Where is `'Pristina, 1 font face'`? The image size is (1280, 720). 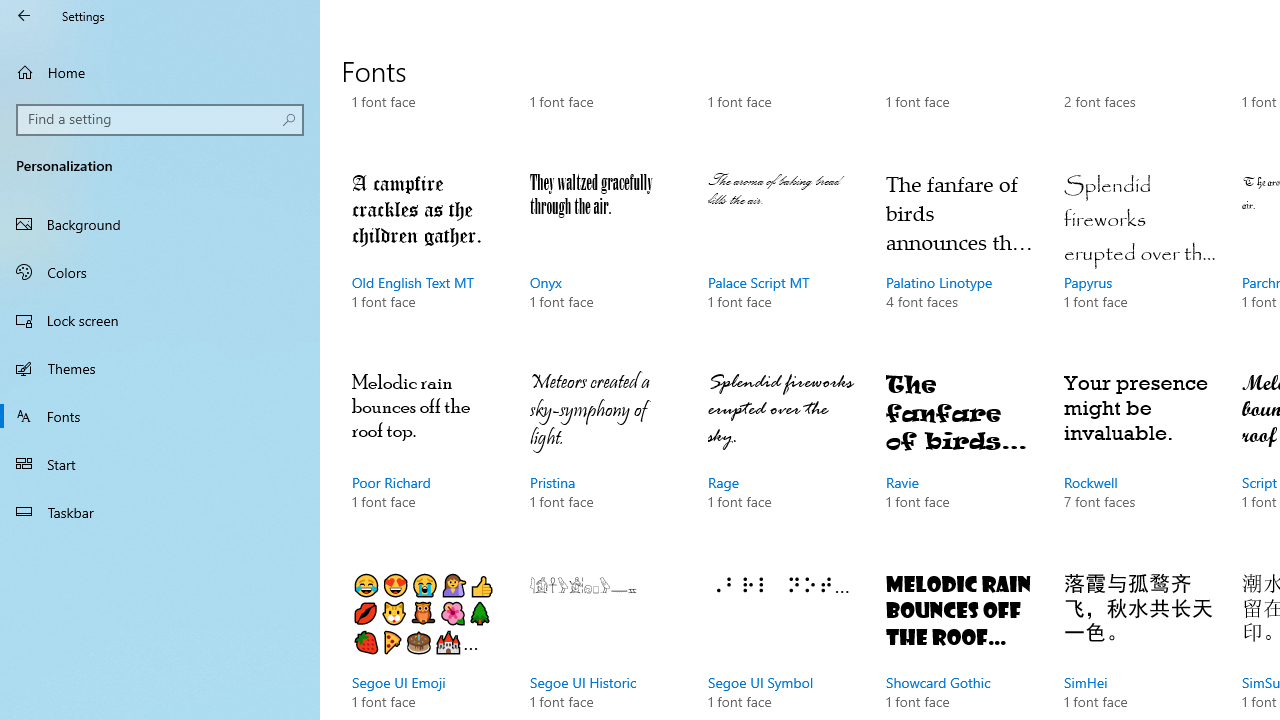 'Pristina, 1 font face' is located at coordinates (603, 460).